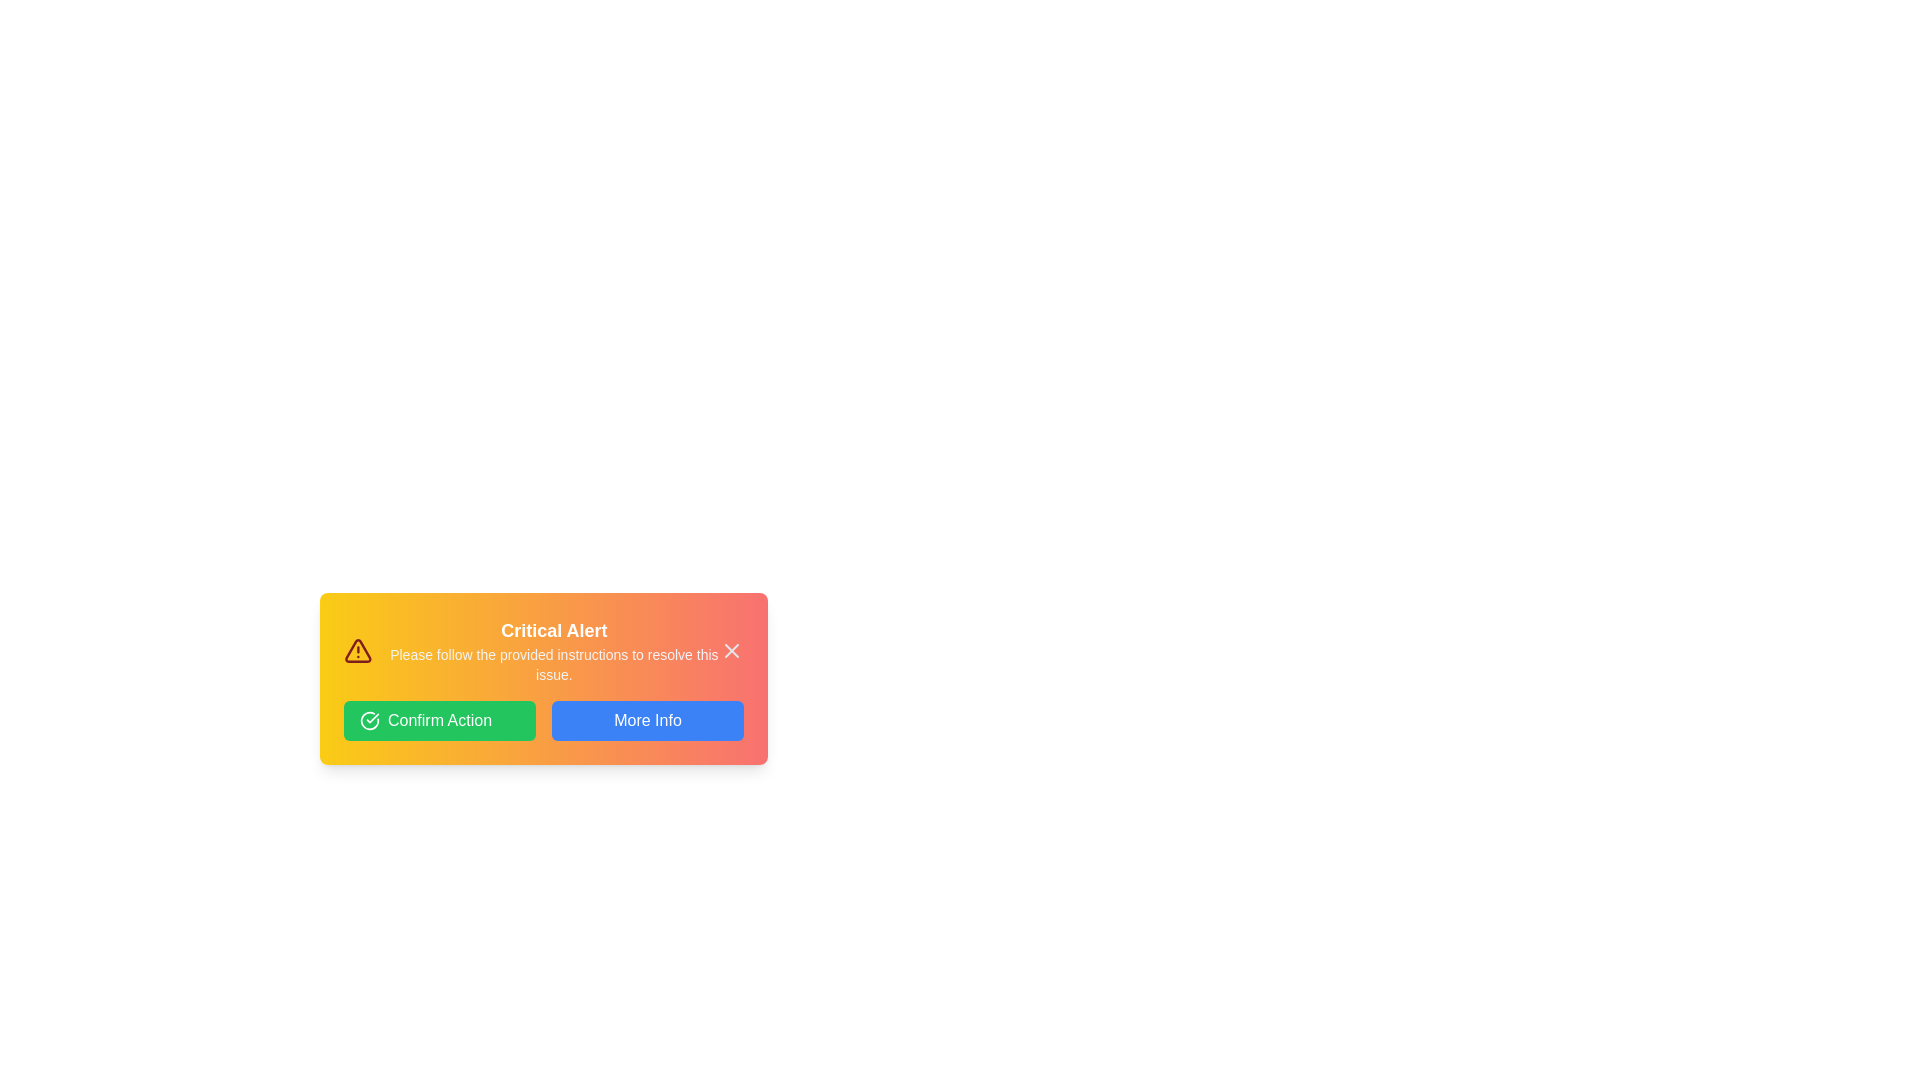 This screenshot has width=1920, height=1080. Describe the element at coordinates (730, 651) in the screenshot. I see `the close button (X) to close the alert panel` at that location.